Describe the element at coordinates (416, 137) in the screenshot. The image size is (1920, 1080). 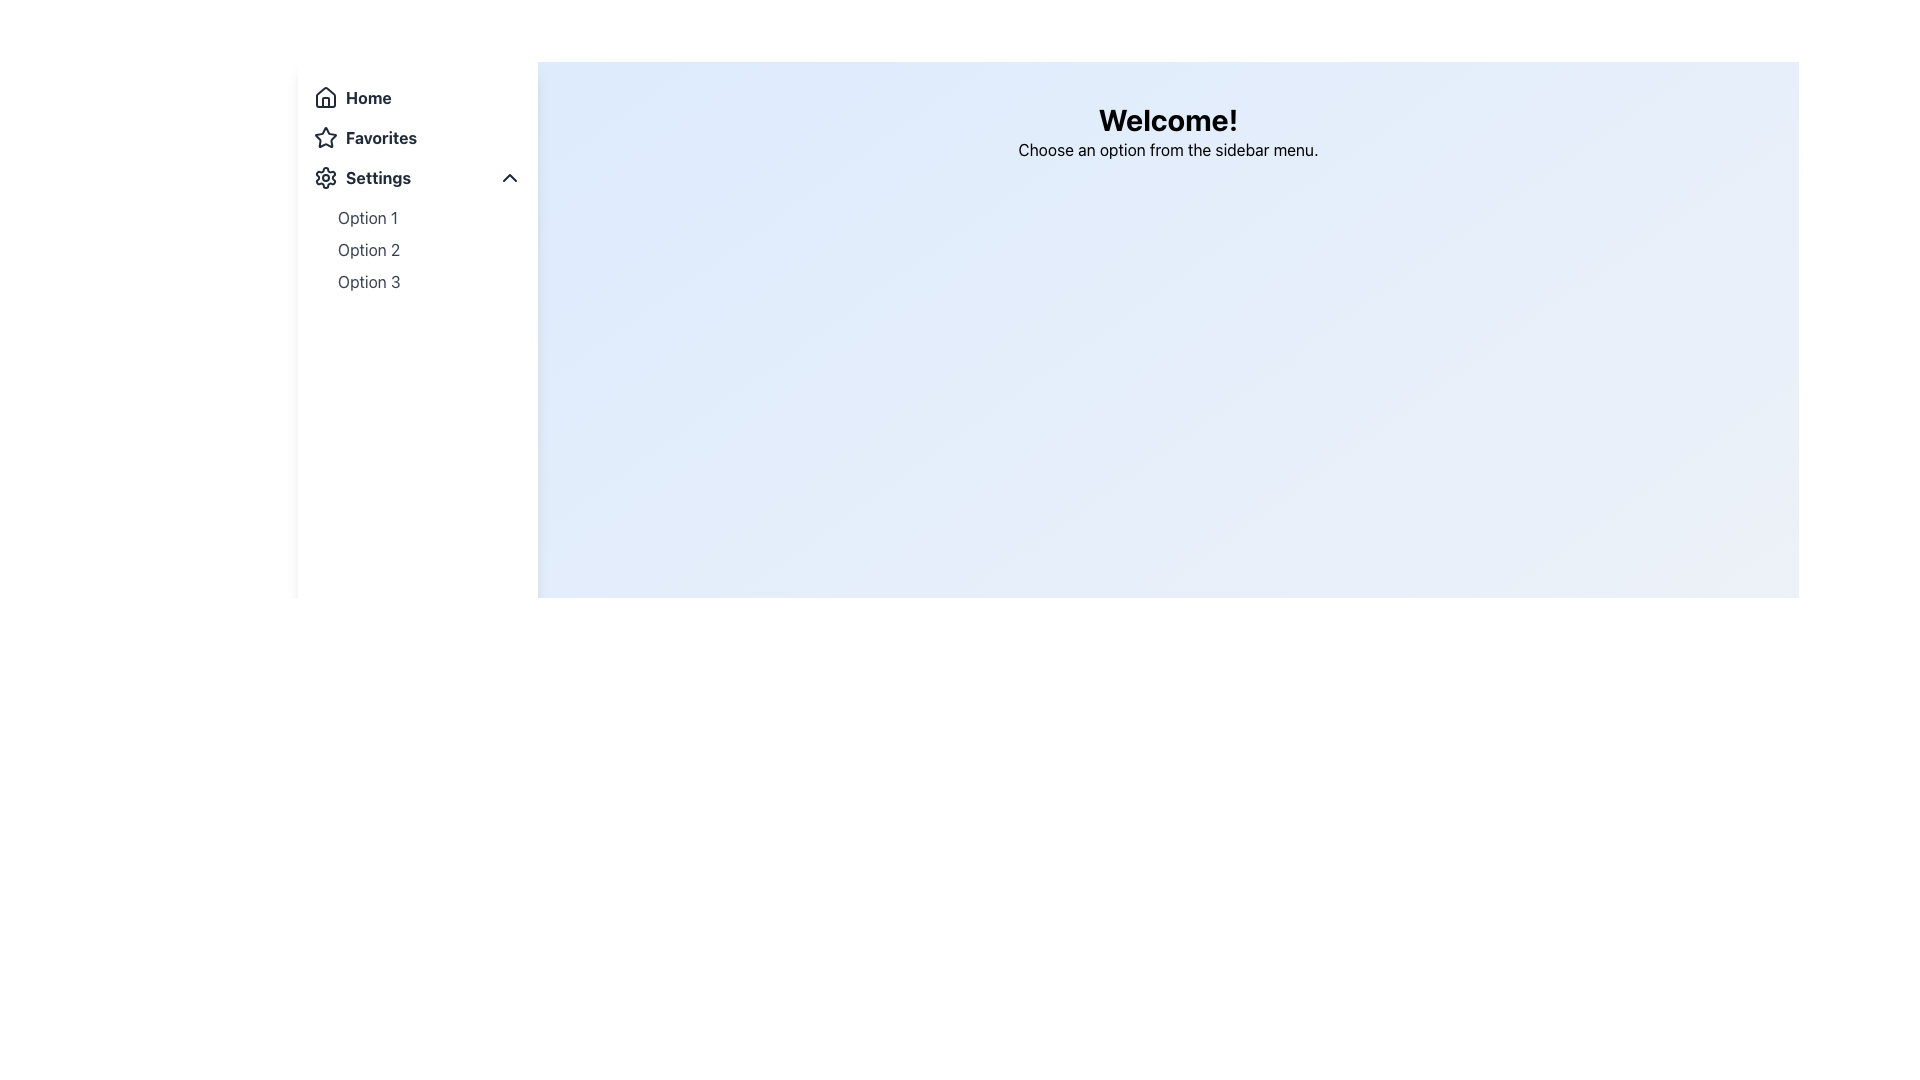
I see `the 'Favorites' button-like navigation item in the vertical navigation panel` at that location.